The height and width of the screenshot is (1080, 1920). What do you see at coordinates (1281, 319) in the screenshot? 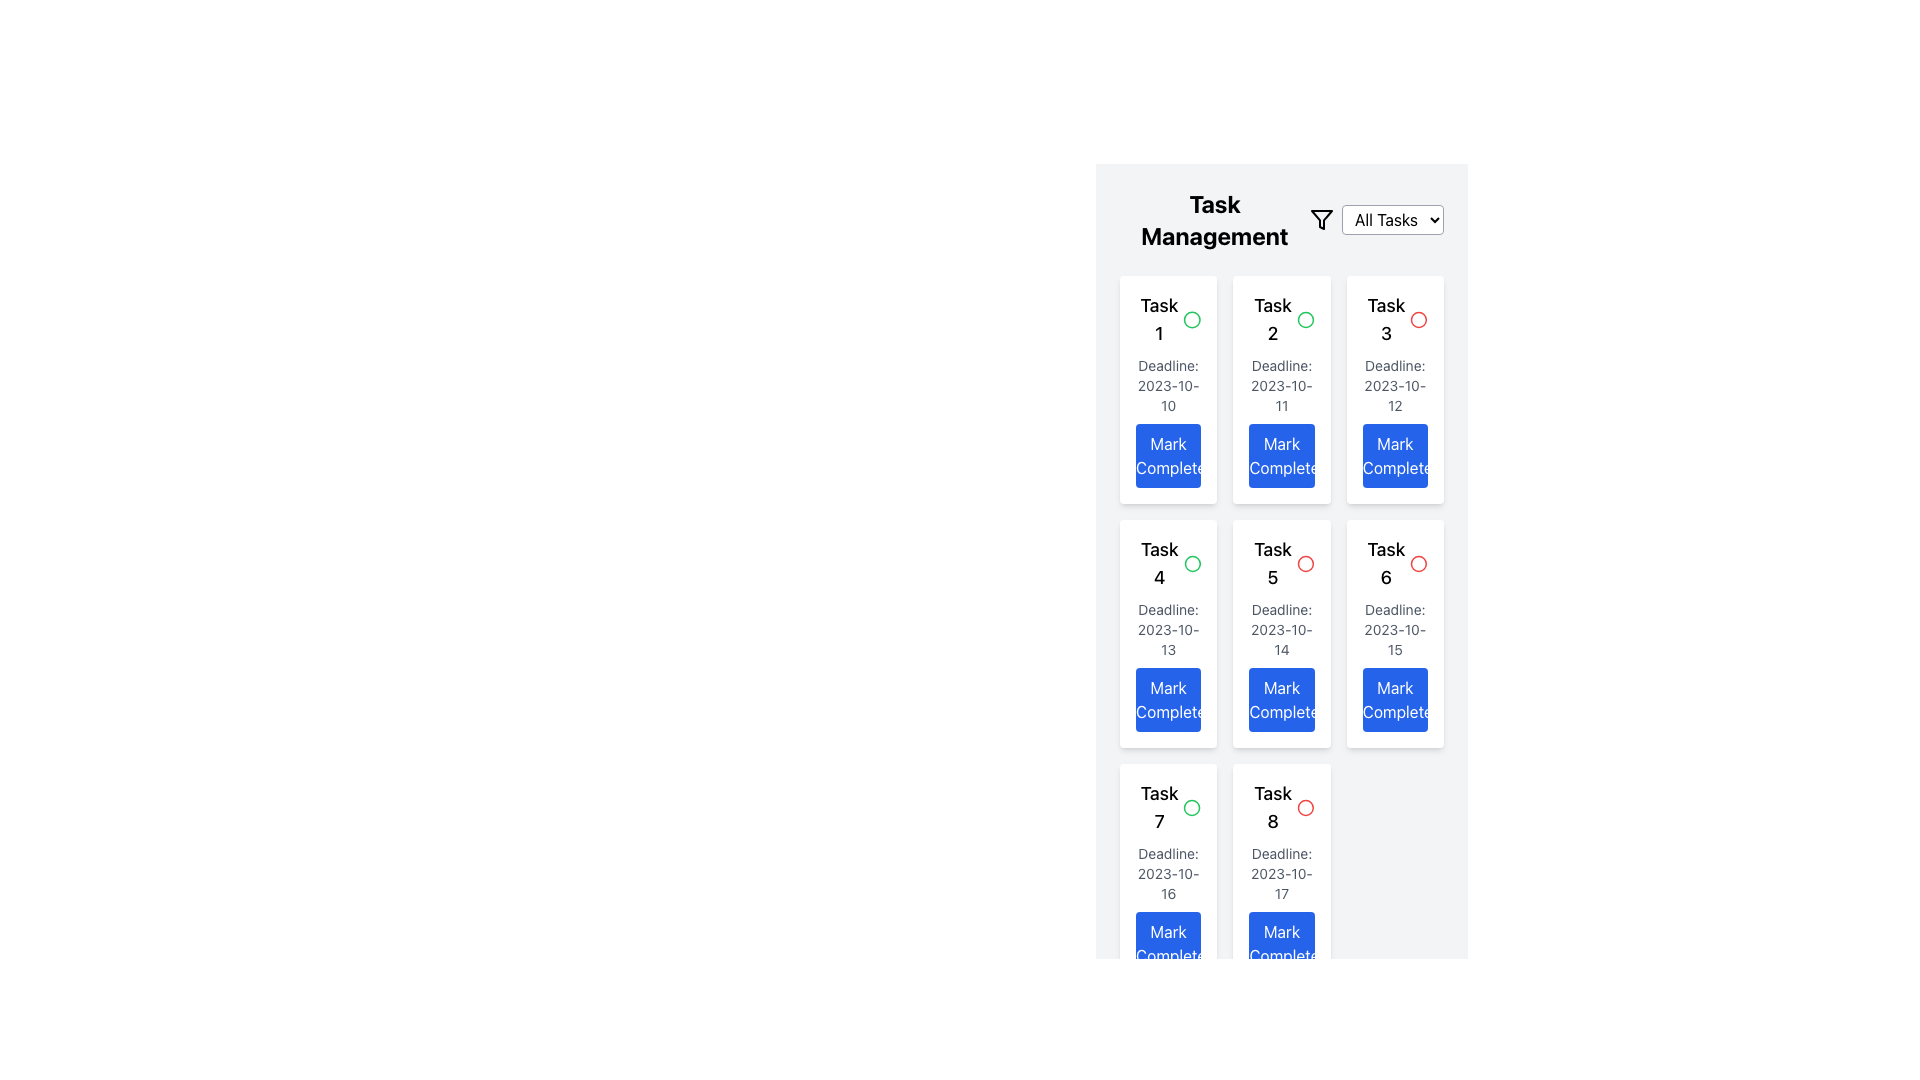
I see `the 'Task 2' text label located at the top of the 'Task 2' card in the task management board` at bounding box center [1281, 319].